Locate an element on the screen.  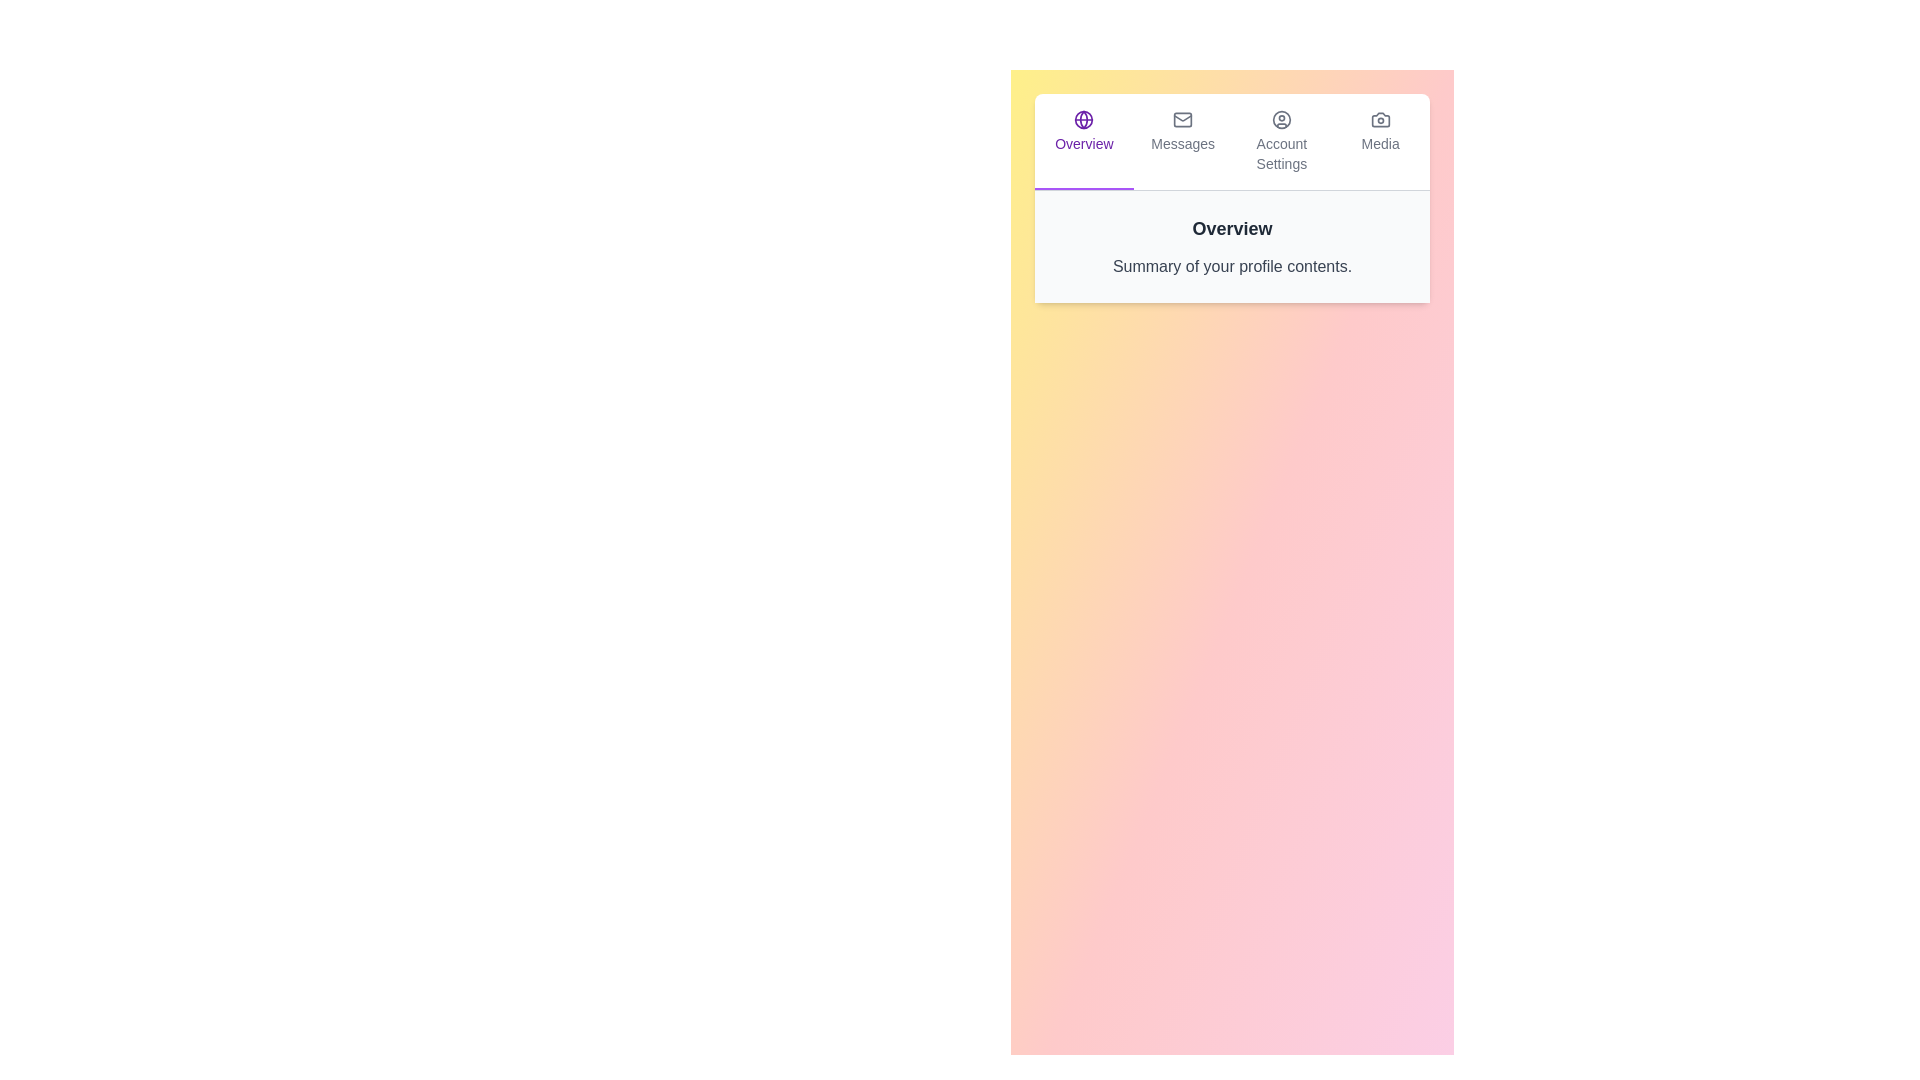
the tab labeled Messages is located at coordinates (1183, 141).